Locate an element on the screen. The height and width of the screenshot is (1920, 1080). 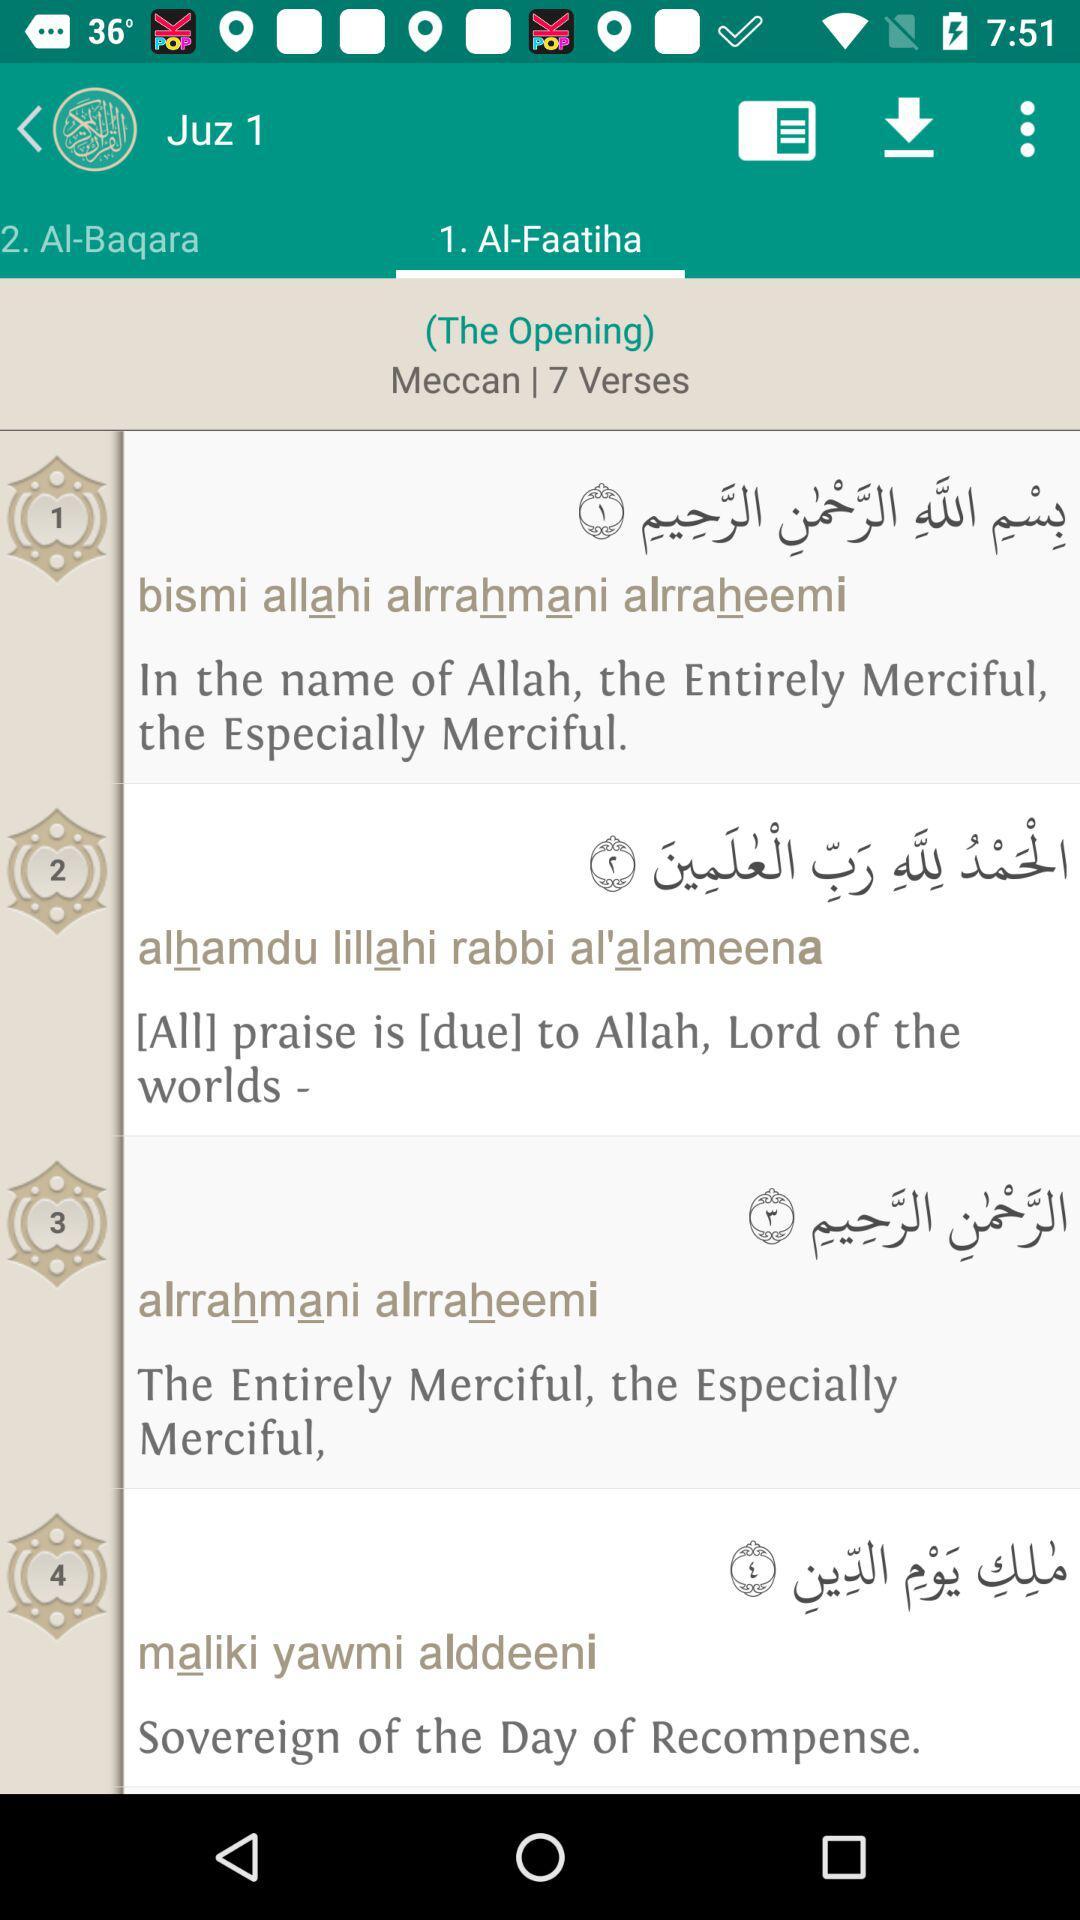
more options button is located at coordinates (1027, 127).